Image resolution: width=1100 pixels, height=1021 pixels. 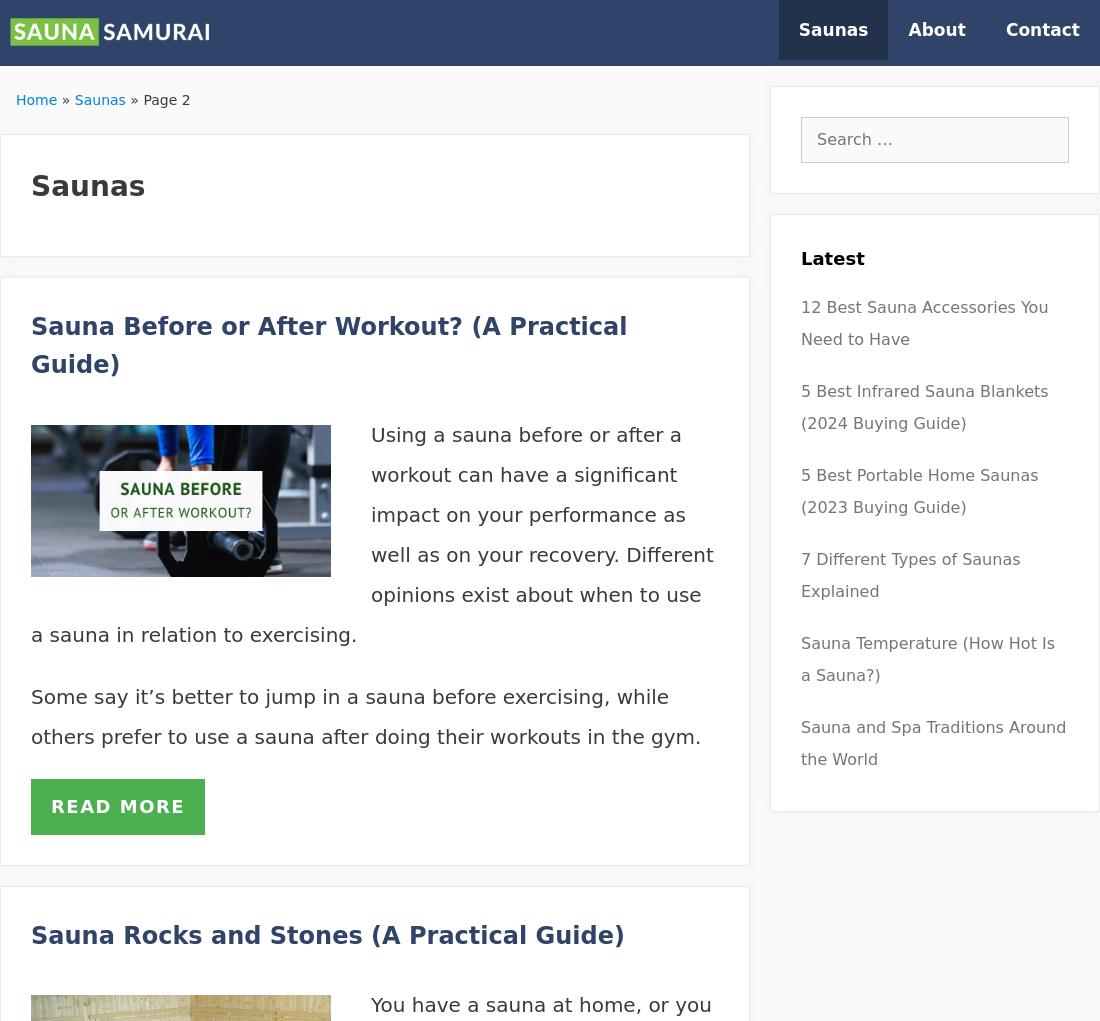 What do you see at coordinates (365, 715) in the screenshot?
I see `'Some say it’s better to jump in a sauna before exercising, while others prefer to use a sauna after doing their workouts in the gym.'` at bounding box center [365, 715].